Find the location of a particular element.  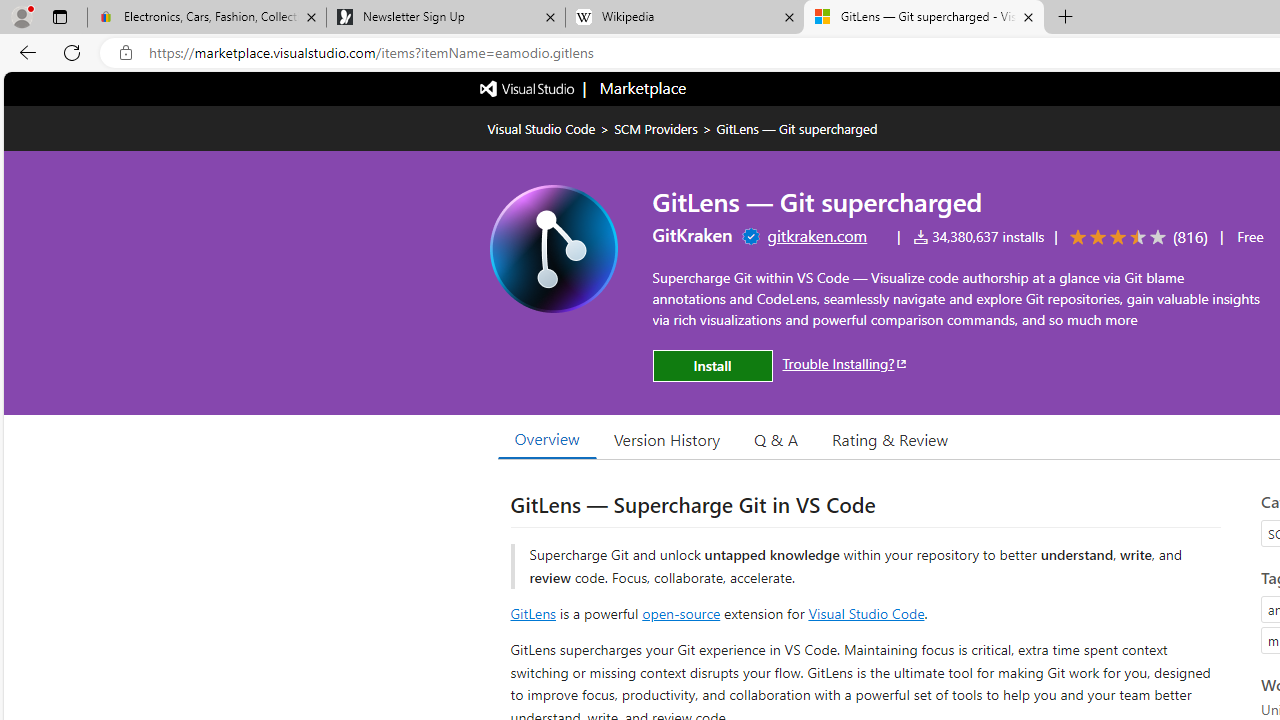

'GitLens' is located at coordinates (533, 612).